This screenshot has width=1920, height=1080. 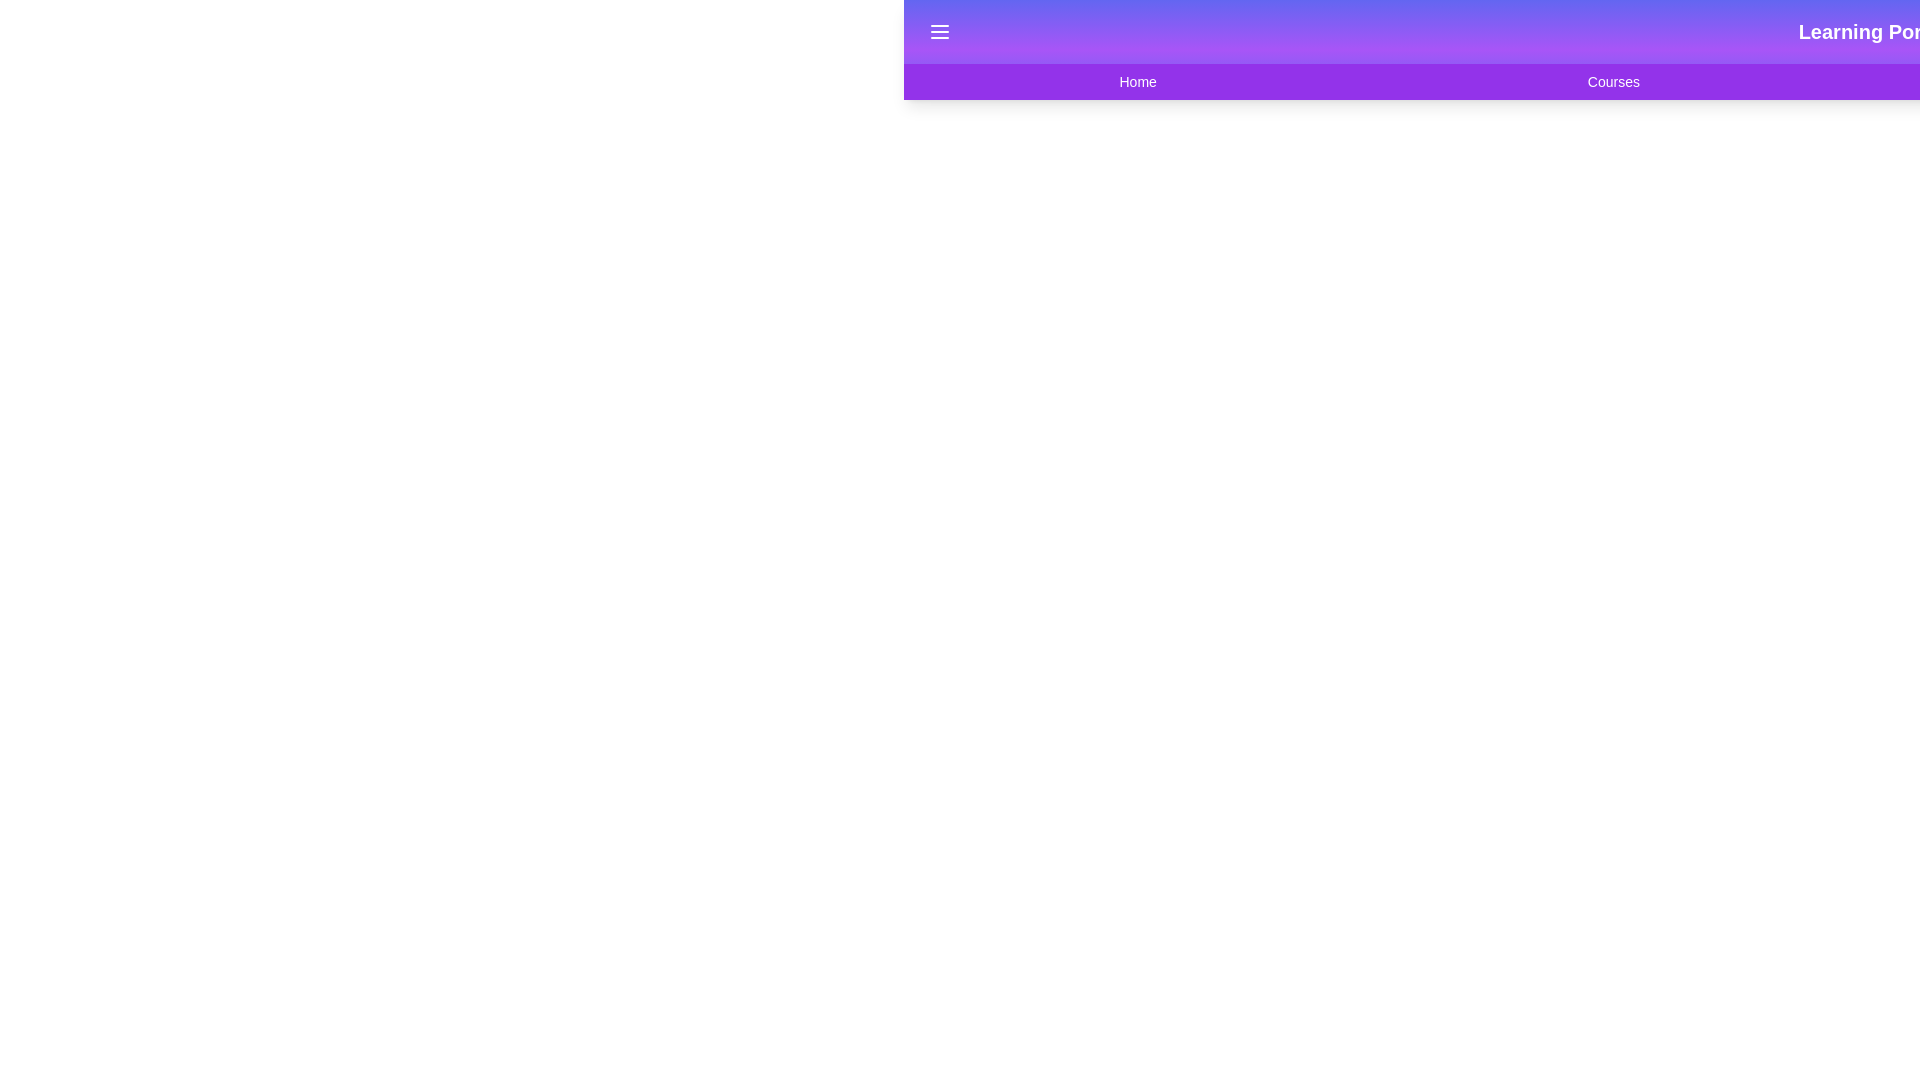 What do you see at coordinates (1613, 80) in the screenshot?
I see `the navigation item Courses from the navigation bar` at bounding box center [1613, 80].